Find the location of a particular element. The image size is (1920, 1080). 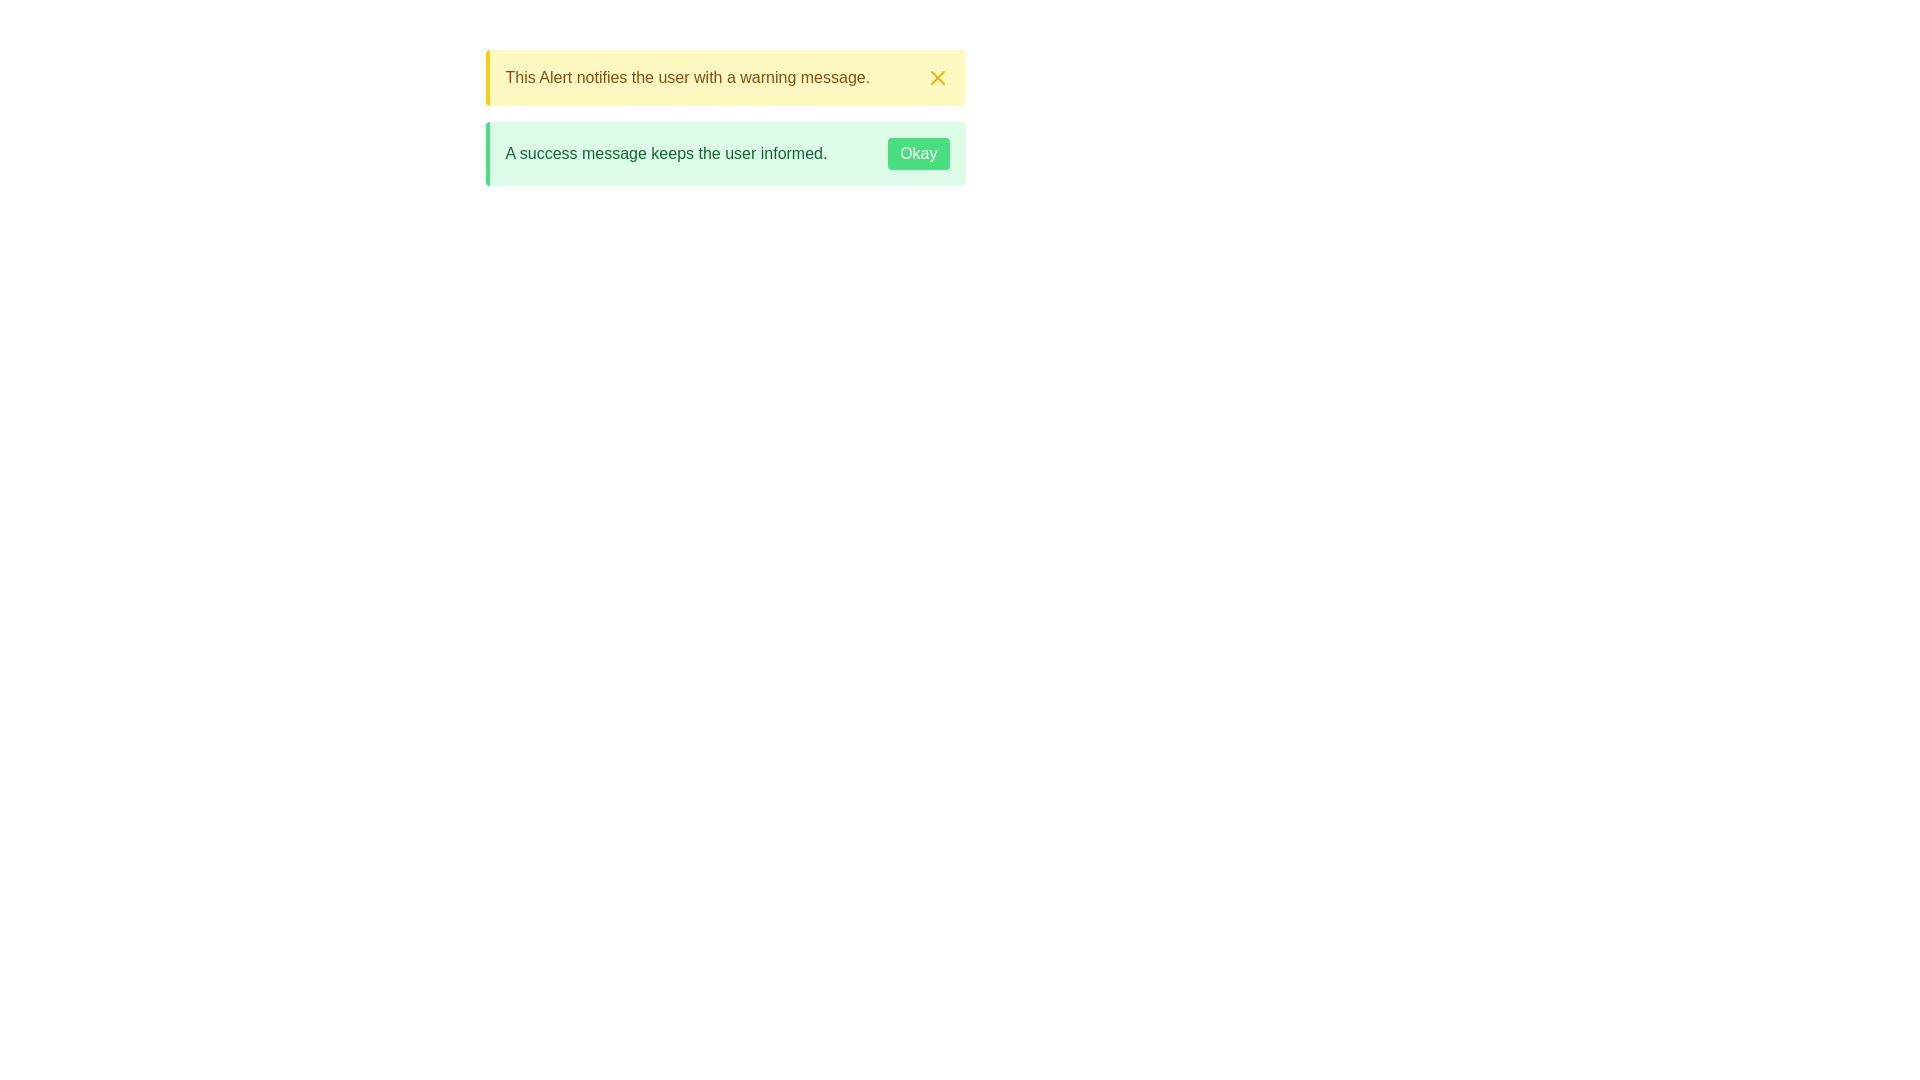

the static warning message text within the yellow notification box with an orange left border, located in the center-left area of the box is located at coordinates (687, 76).